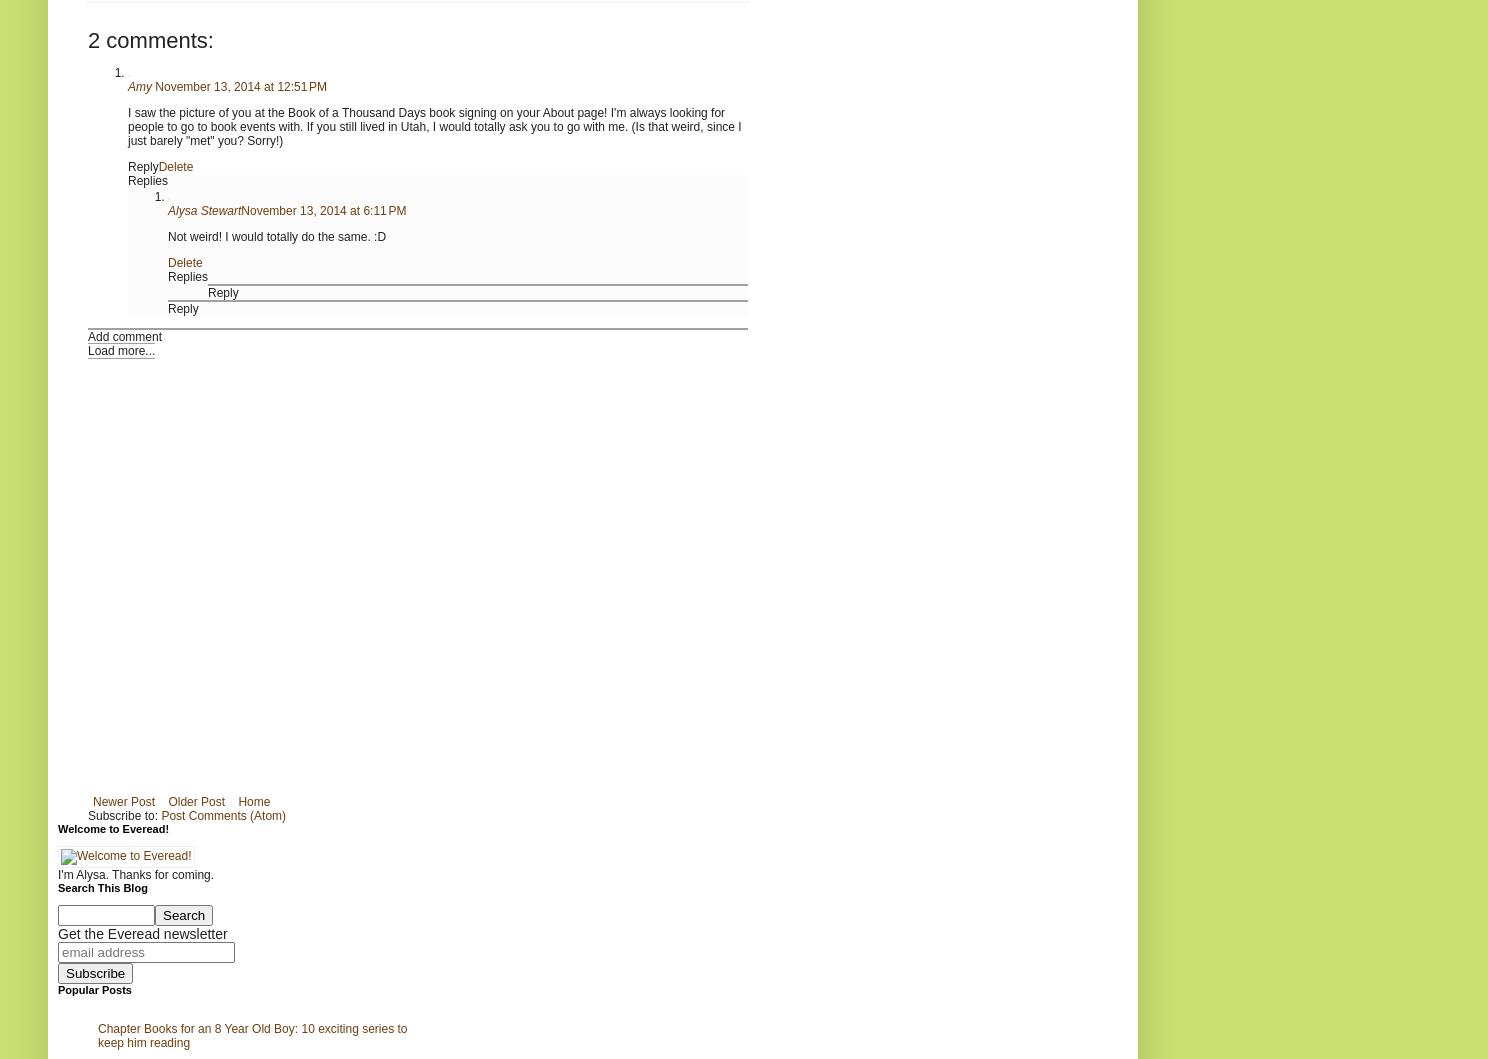  Describe the element at coordinates (141, 932) in the screenshot. I see `'Get the Everead newsletter'` at that location.